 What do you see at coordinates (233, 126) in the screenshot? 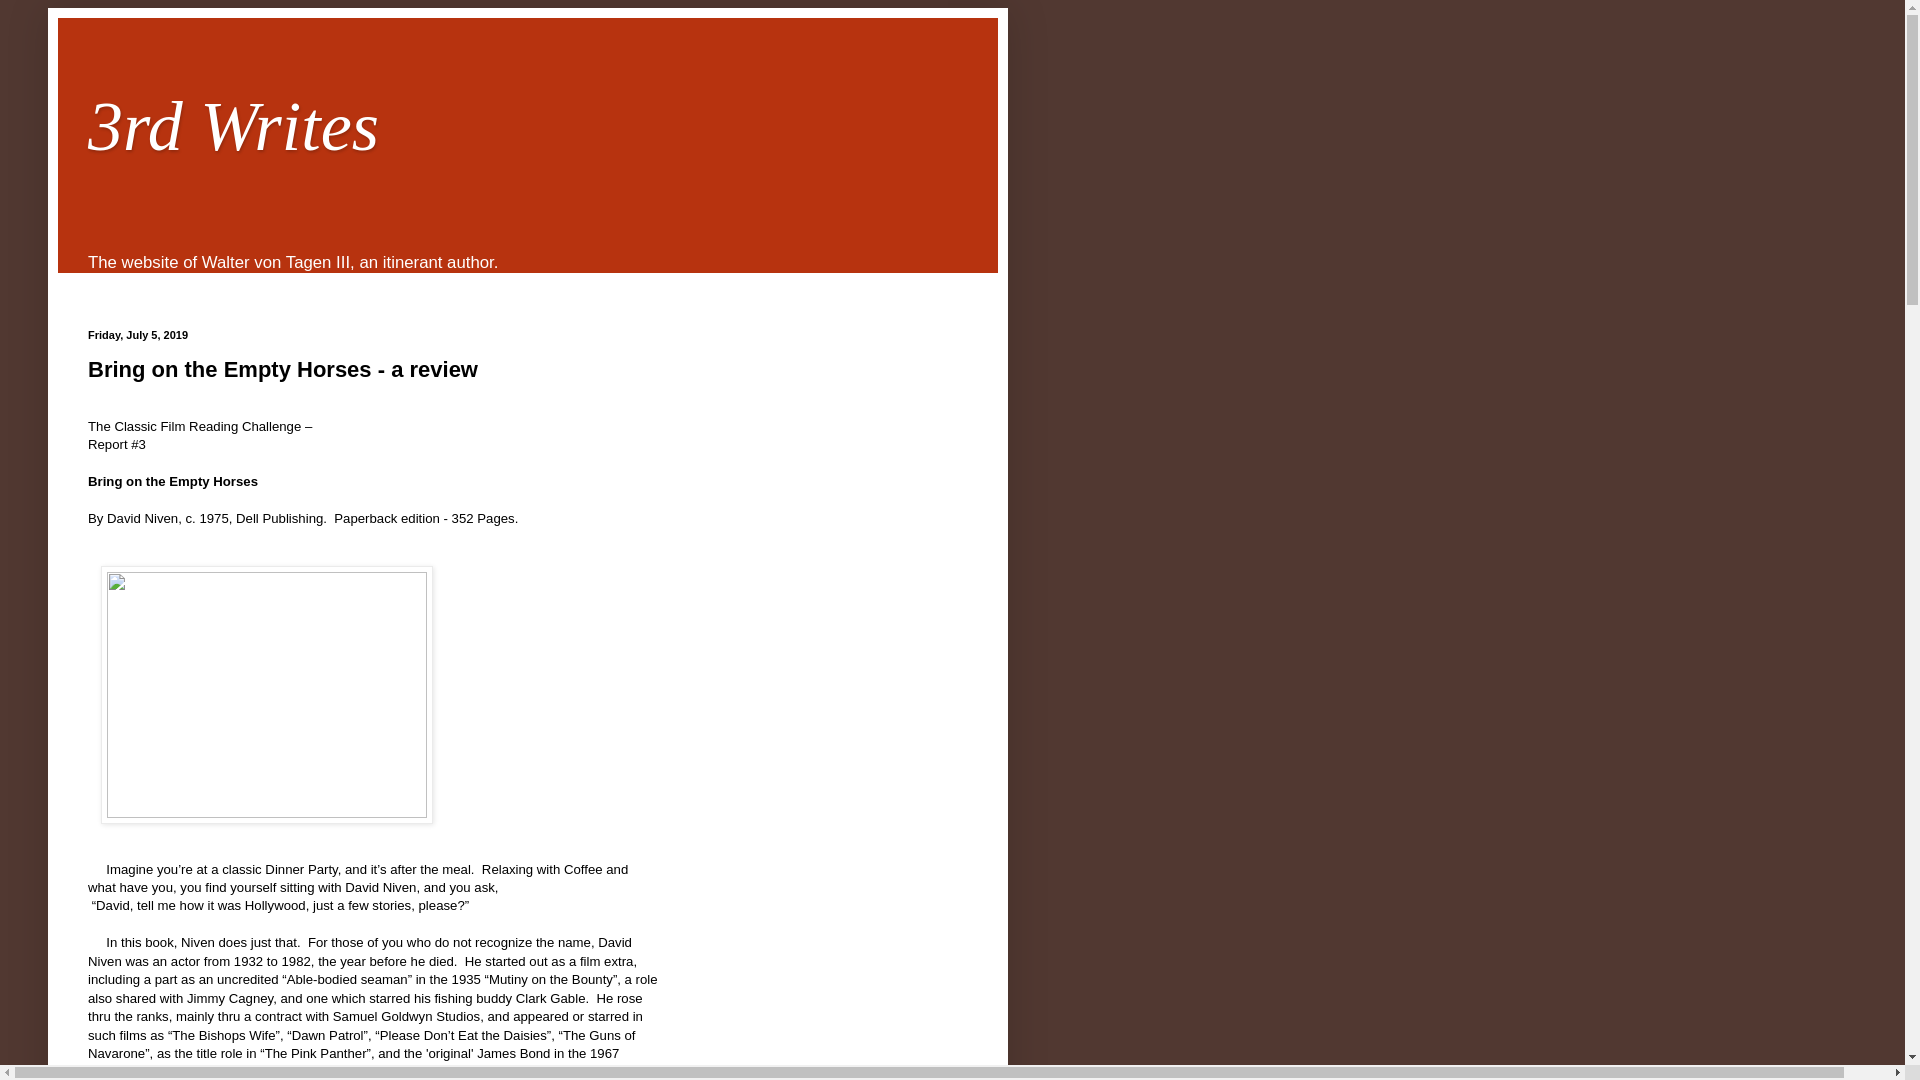
I see `'3rd Writes'` at bounding box center [233, 126].